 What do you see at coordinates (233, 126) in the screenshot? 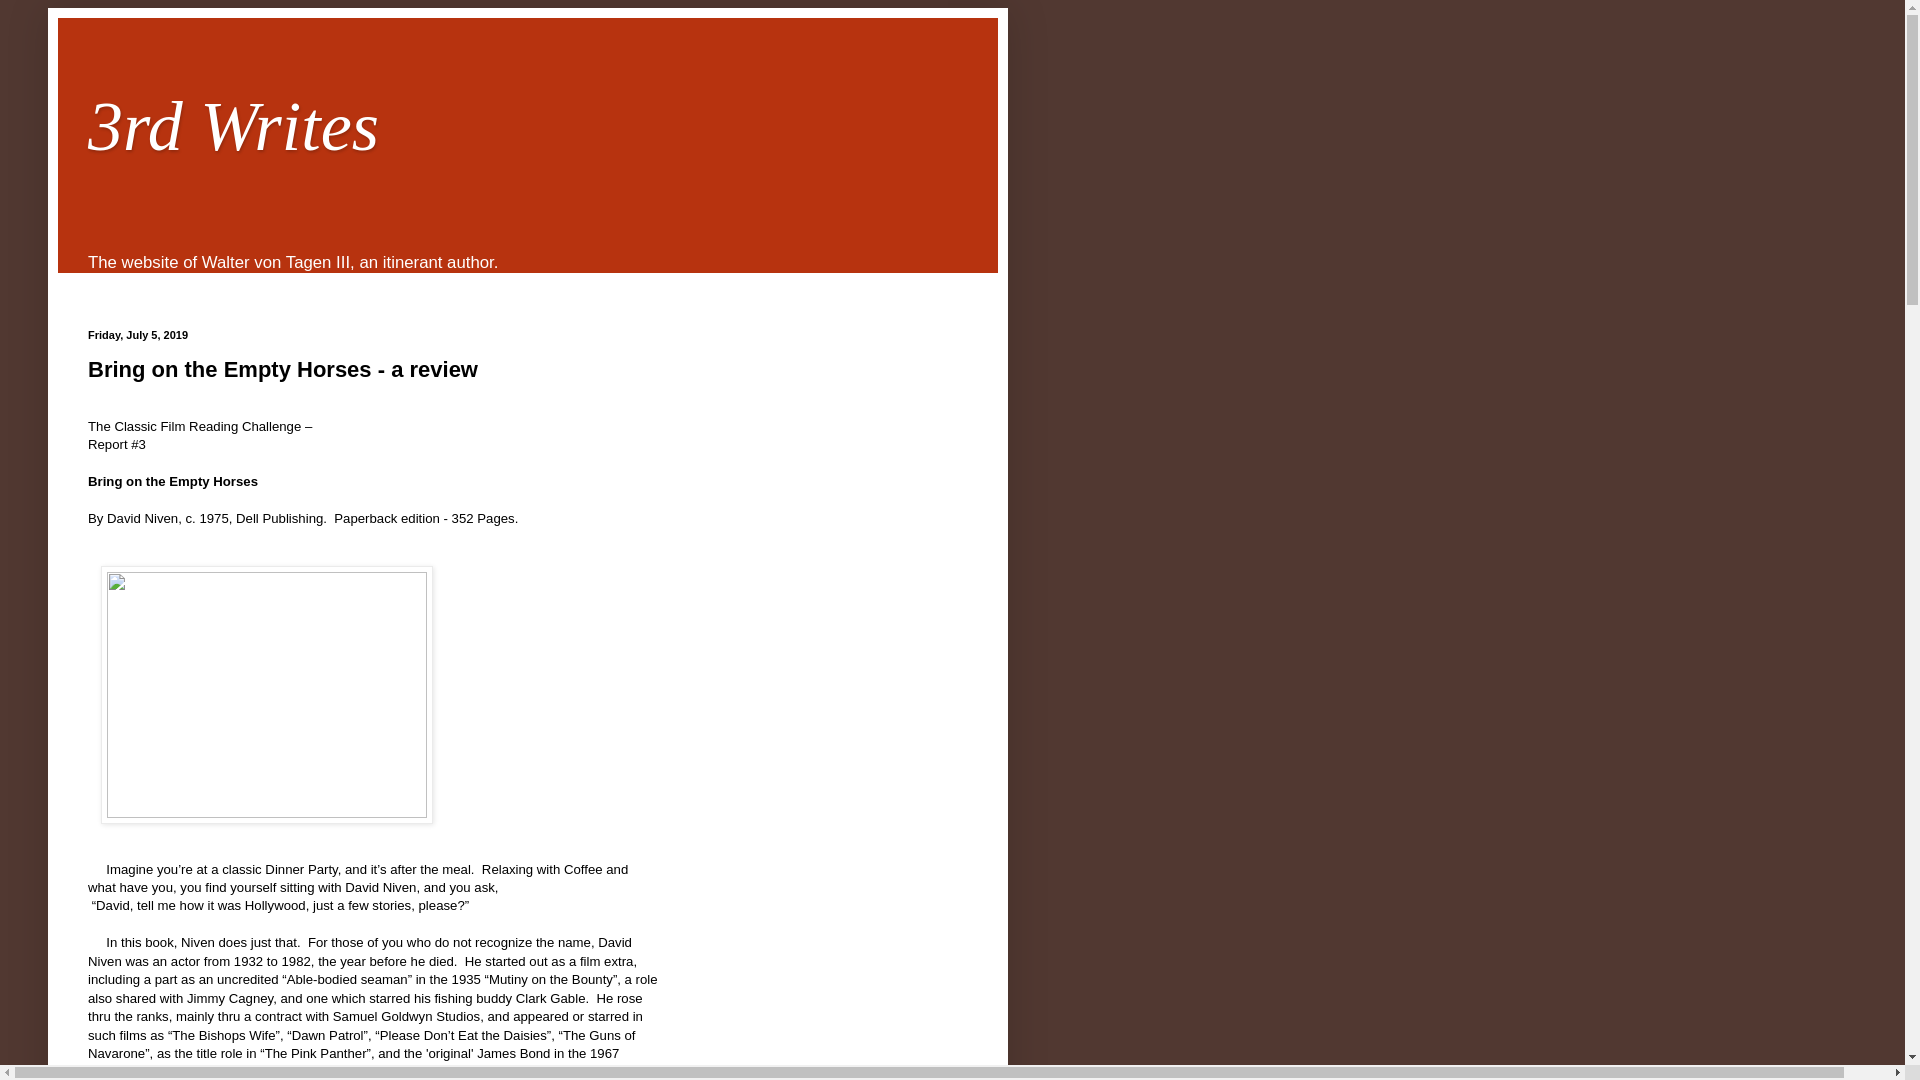
I see `'3rd Writes'` at bounding box center [233, 126].